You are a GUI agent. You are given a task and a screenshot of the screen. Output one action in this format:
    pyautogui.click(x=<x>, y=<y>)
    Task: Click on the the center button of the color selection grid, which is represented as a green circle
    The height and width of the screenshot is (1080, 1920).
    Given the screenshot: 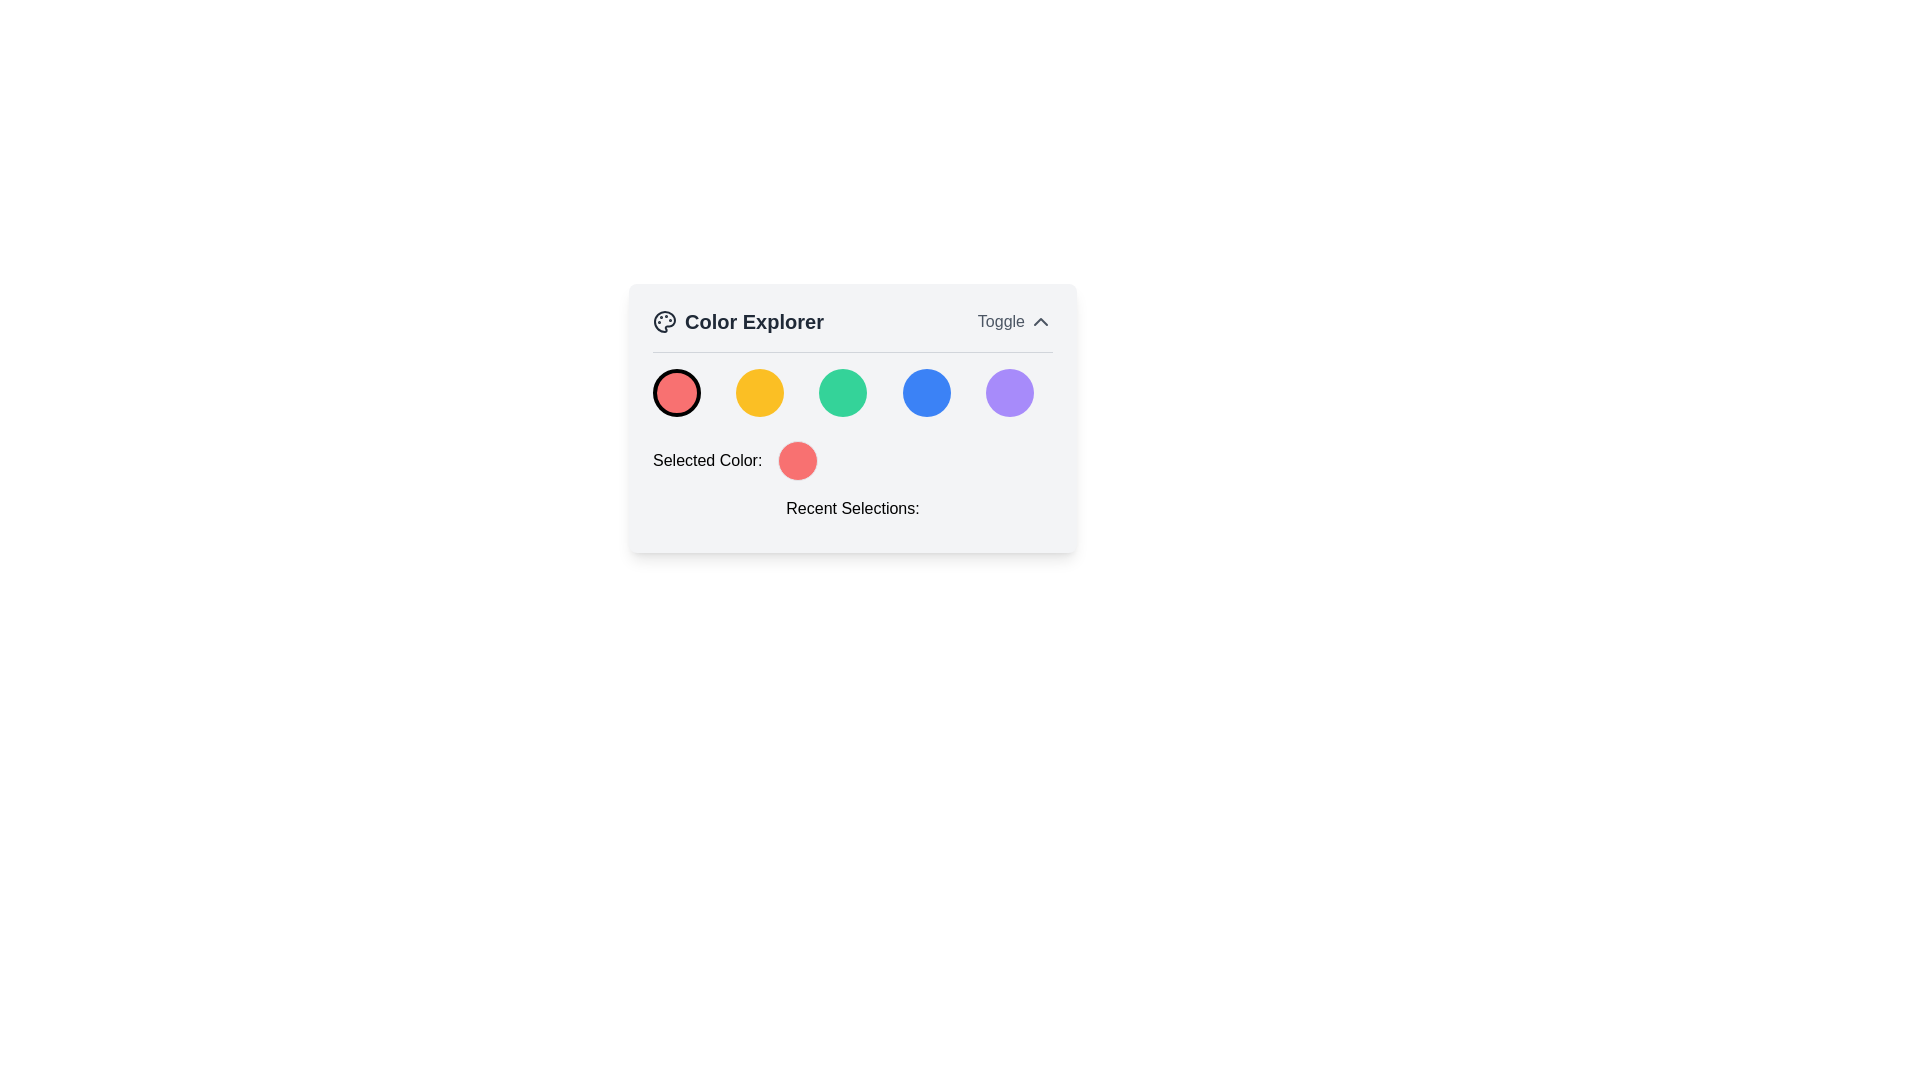 What is the action you would take?
    pyautogui.click(x=853, y=393)
    